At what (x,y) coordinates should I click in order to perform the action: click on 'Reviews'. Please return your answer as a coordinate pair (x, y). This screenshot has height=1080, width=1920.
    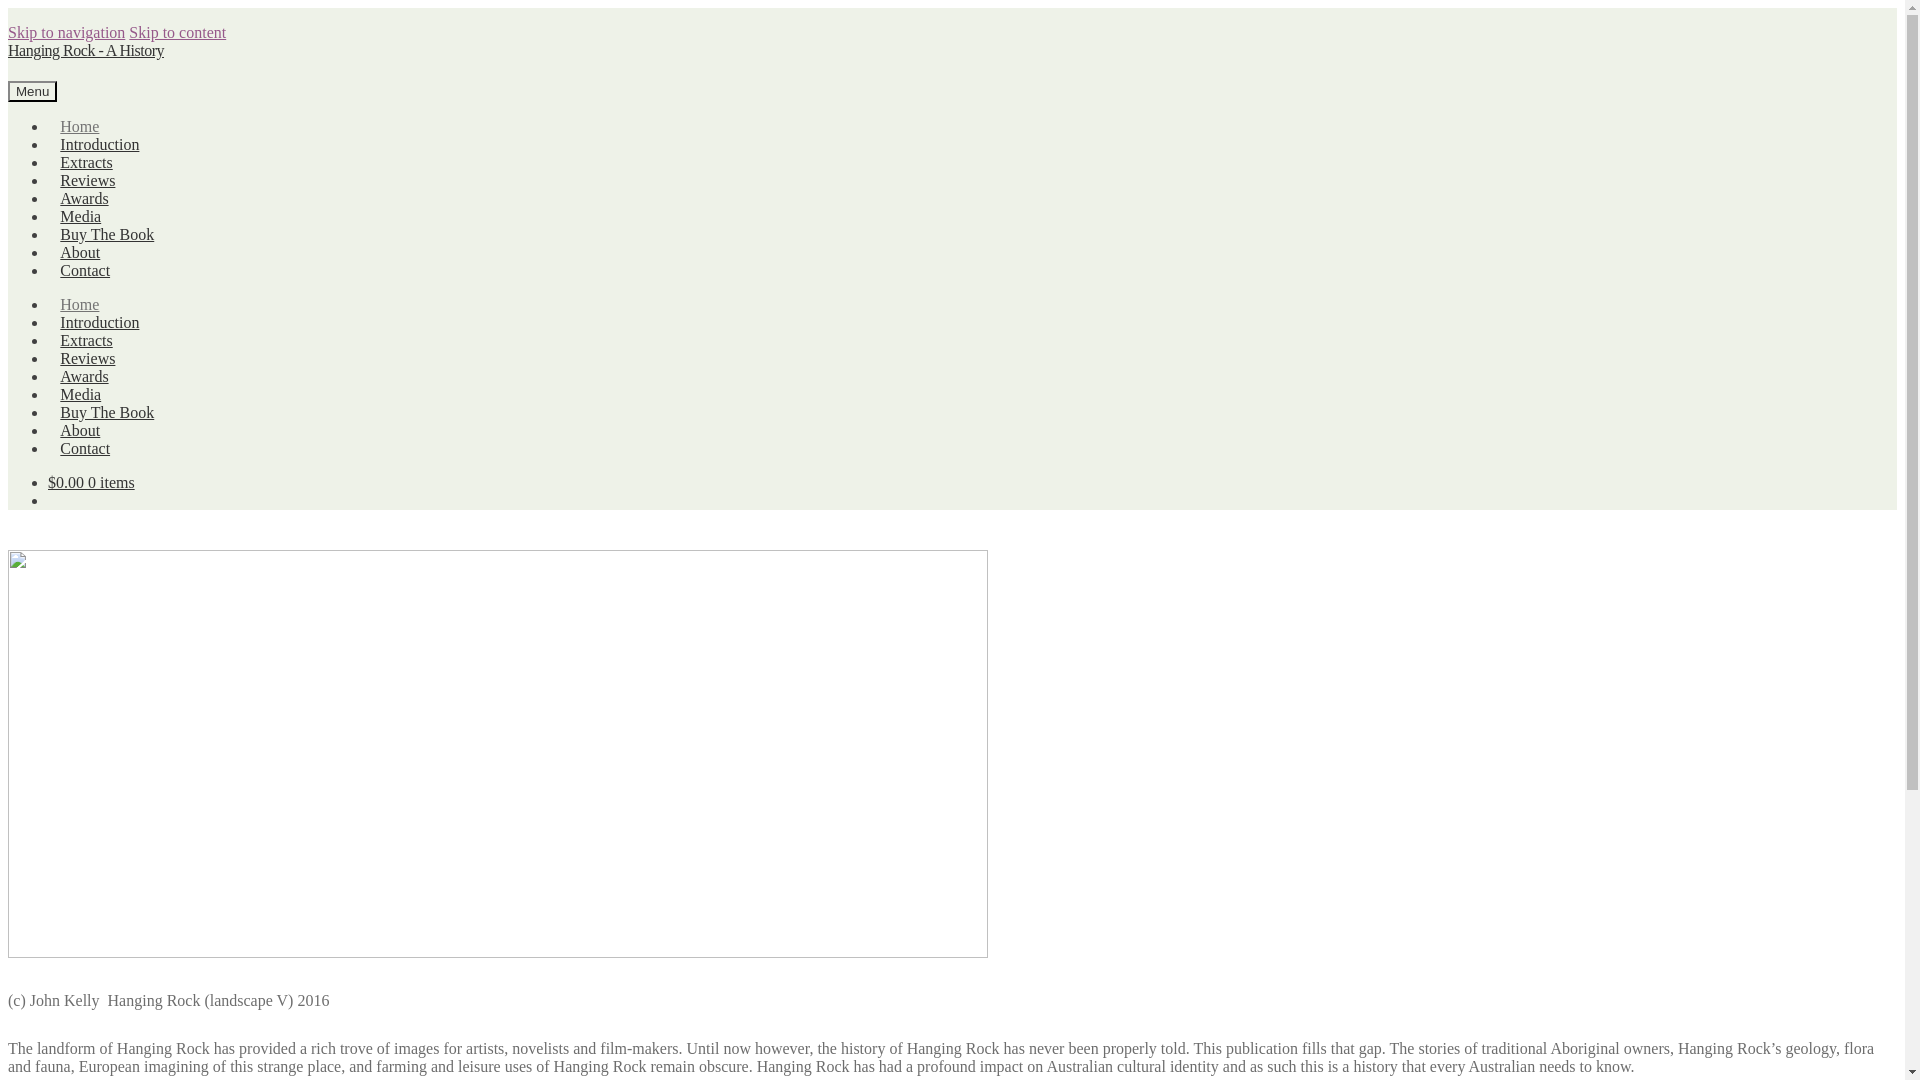
    Looking at the image, I should click on (86, 357).